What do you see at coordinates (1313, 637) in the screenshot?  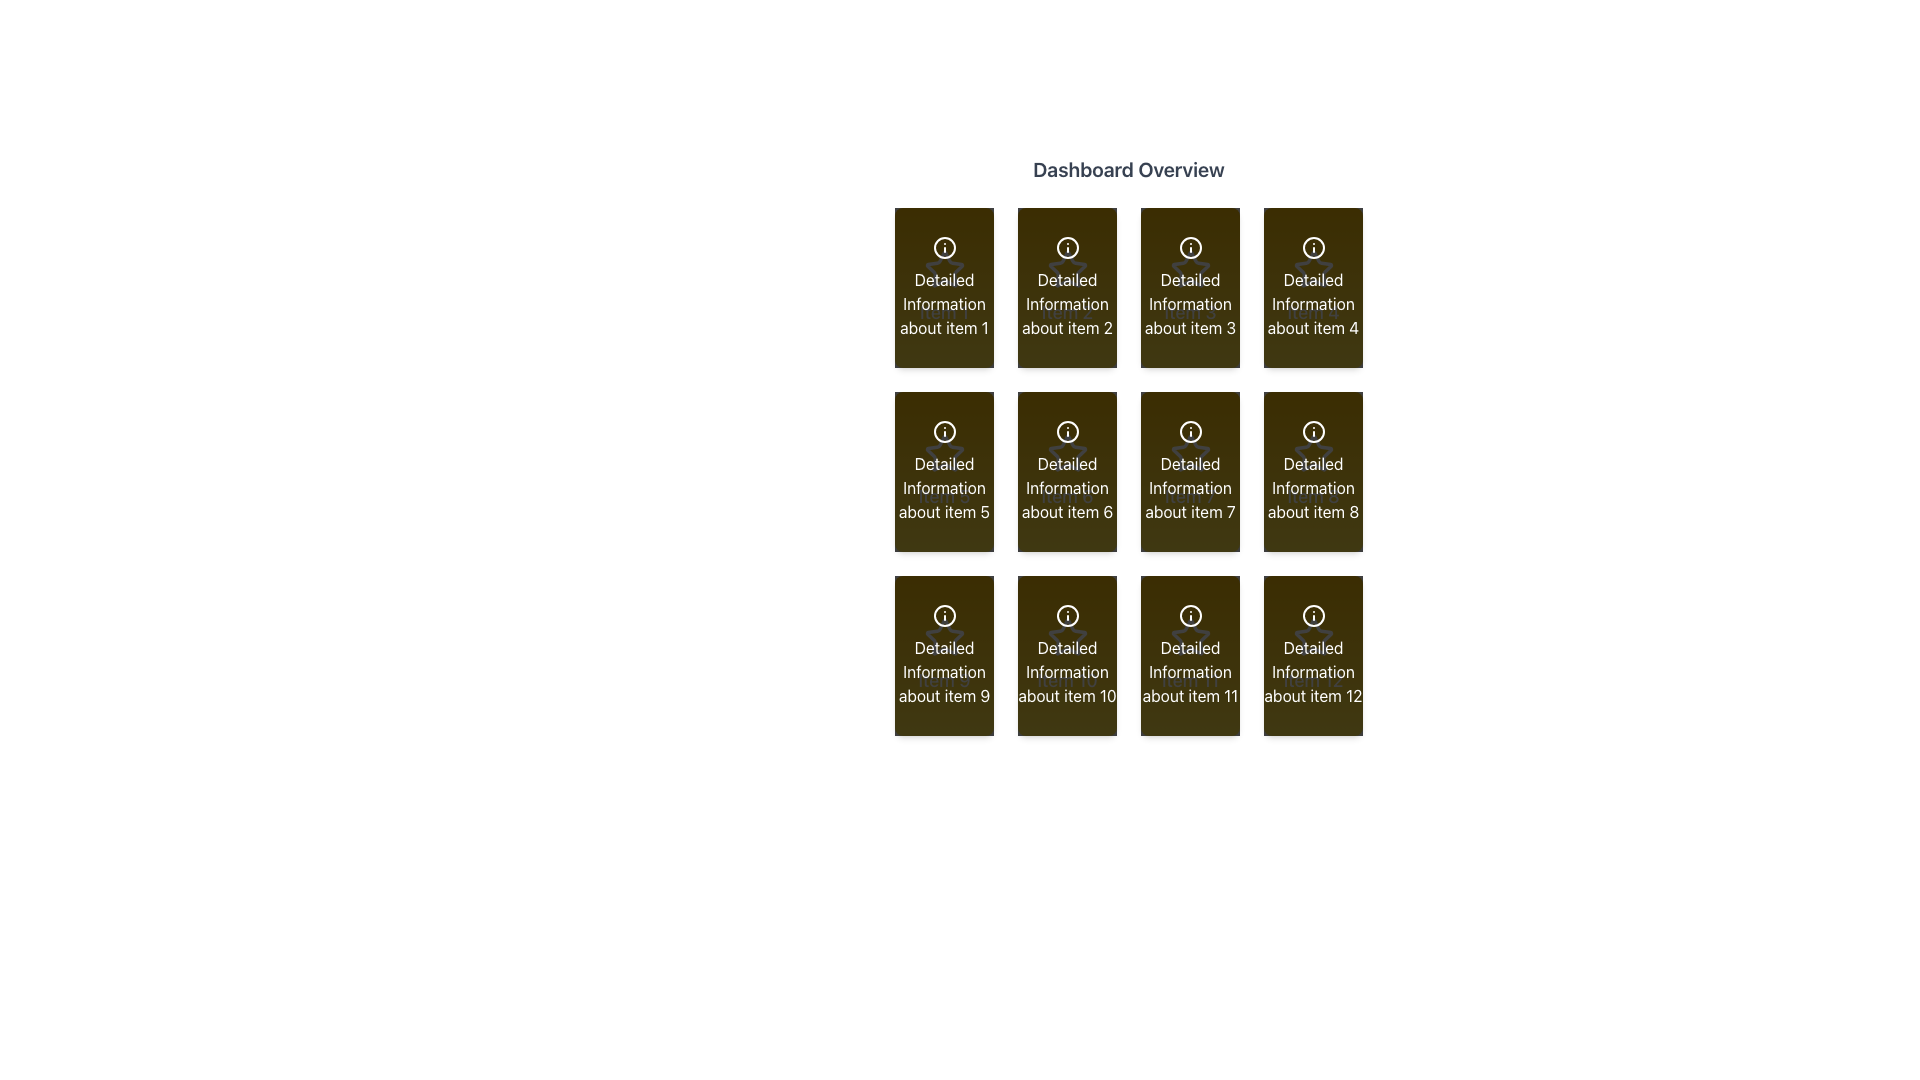 I see `the decorative icon located at the top center of the twelfth card in a grid layout of 4 columns and 3 rows` at bounding box center [1313, 637].